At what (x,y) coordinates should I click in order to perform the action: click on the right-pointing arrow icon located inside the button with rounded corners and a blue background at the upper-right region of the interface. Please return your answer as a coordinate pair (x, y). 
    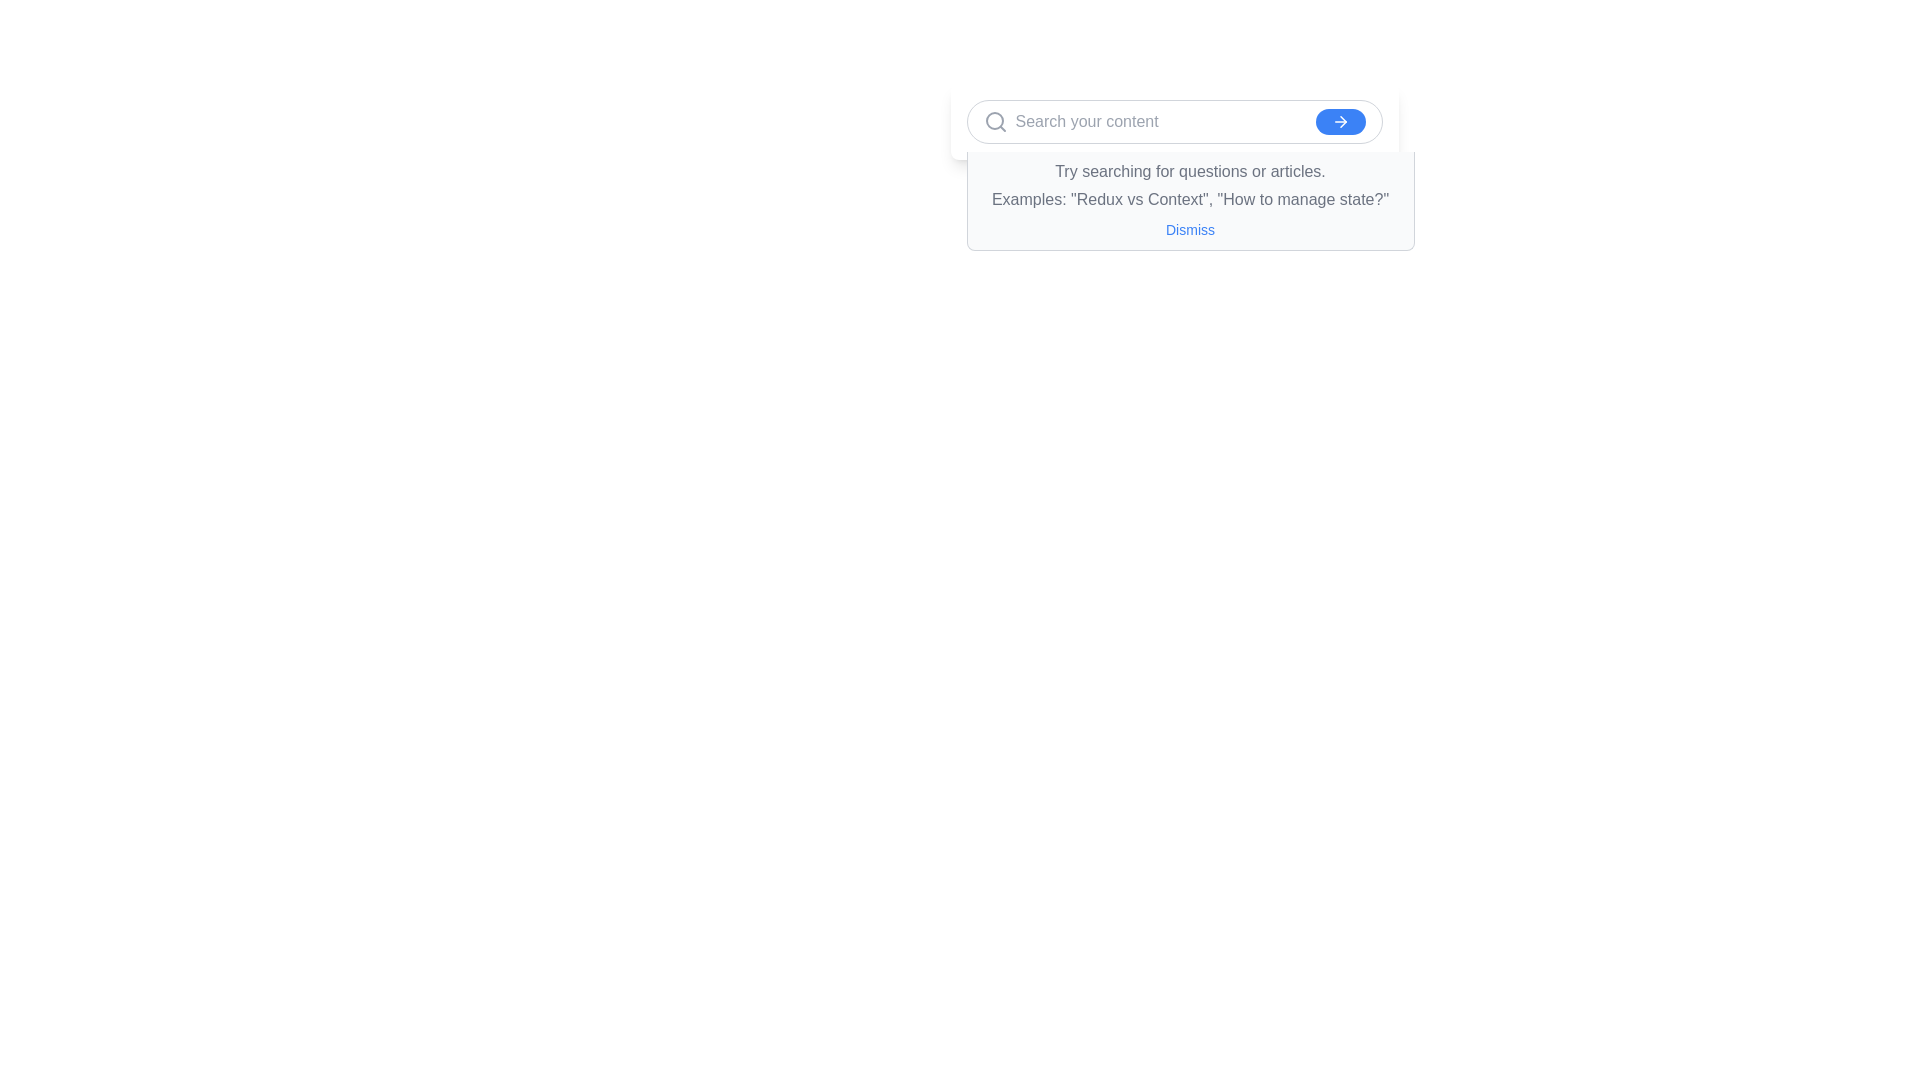
    Looking at the image, I should click on (1340, 122).